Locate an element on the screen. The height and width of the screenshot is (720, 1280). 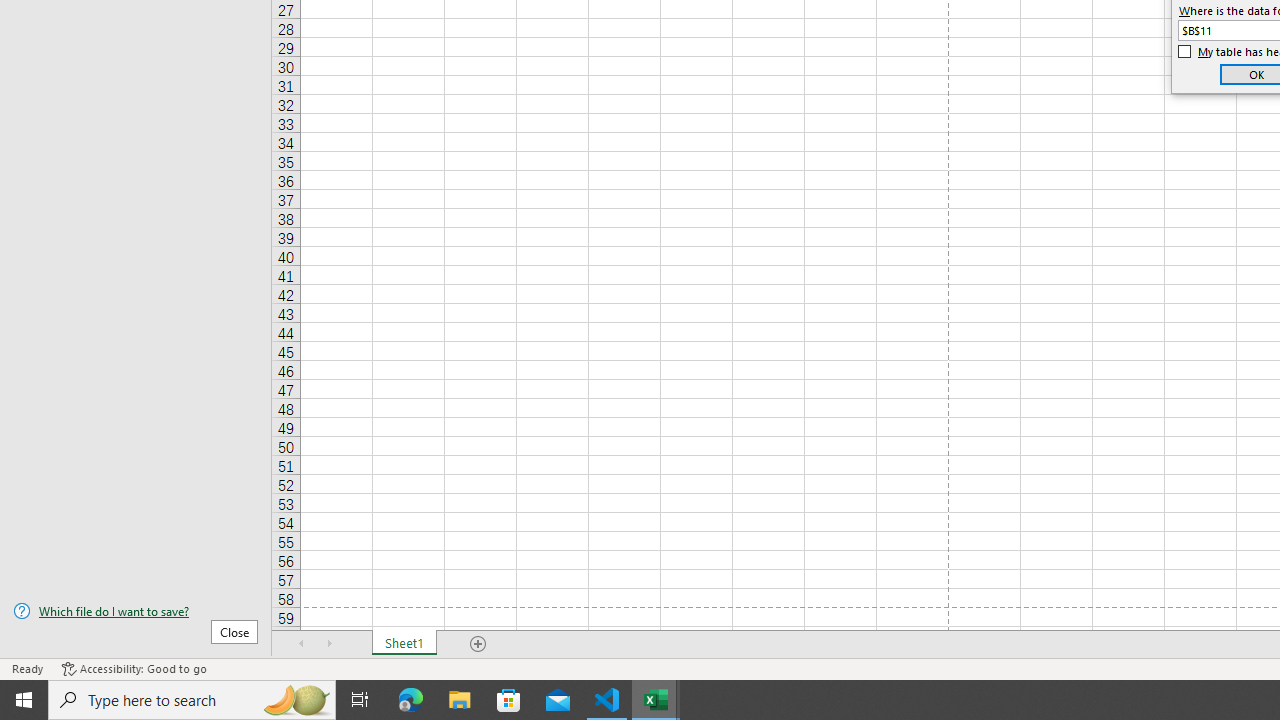
'Scroll Right' is located at coordinates (330, 644).